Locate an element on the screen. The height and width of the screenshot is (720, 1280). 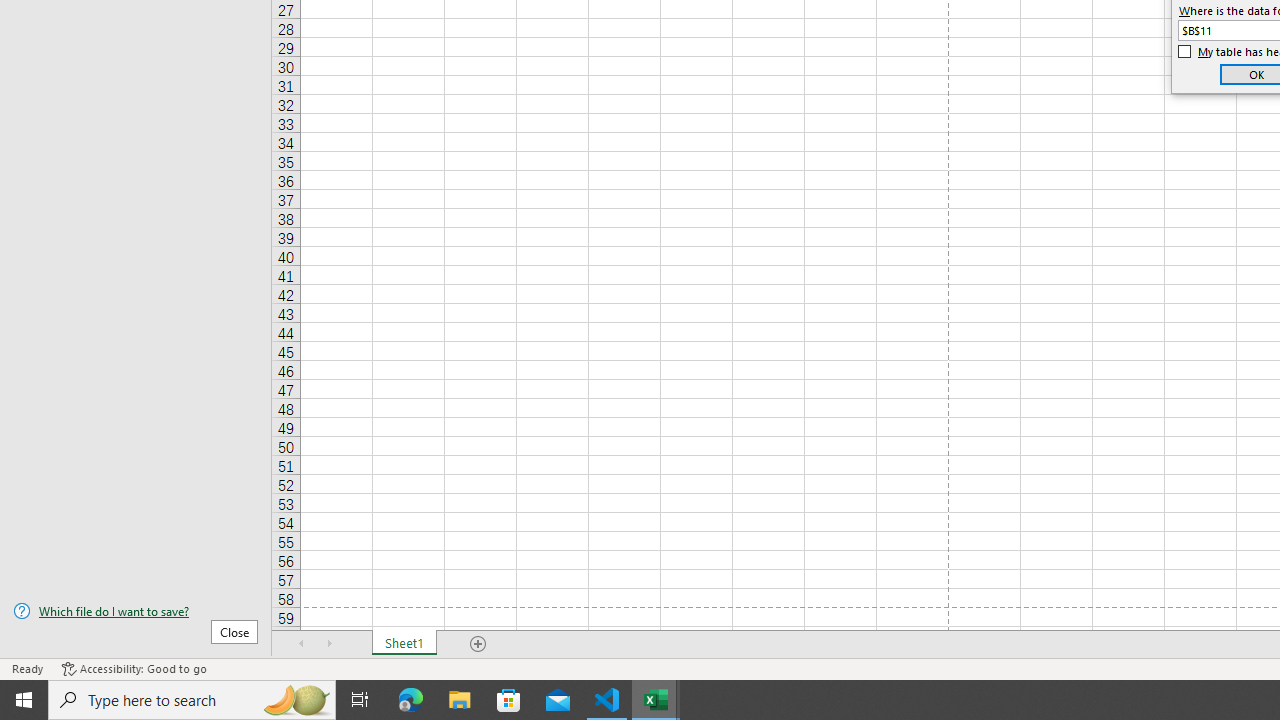
'Scroll Right' is located at coordinates (330, 644).